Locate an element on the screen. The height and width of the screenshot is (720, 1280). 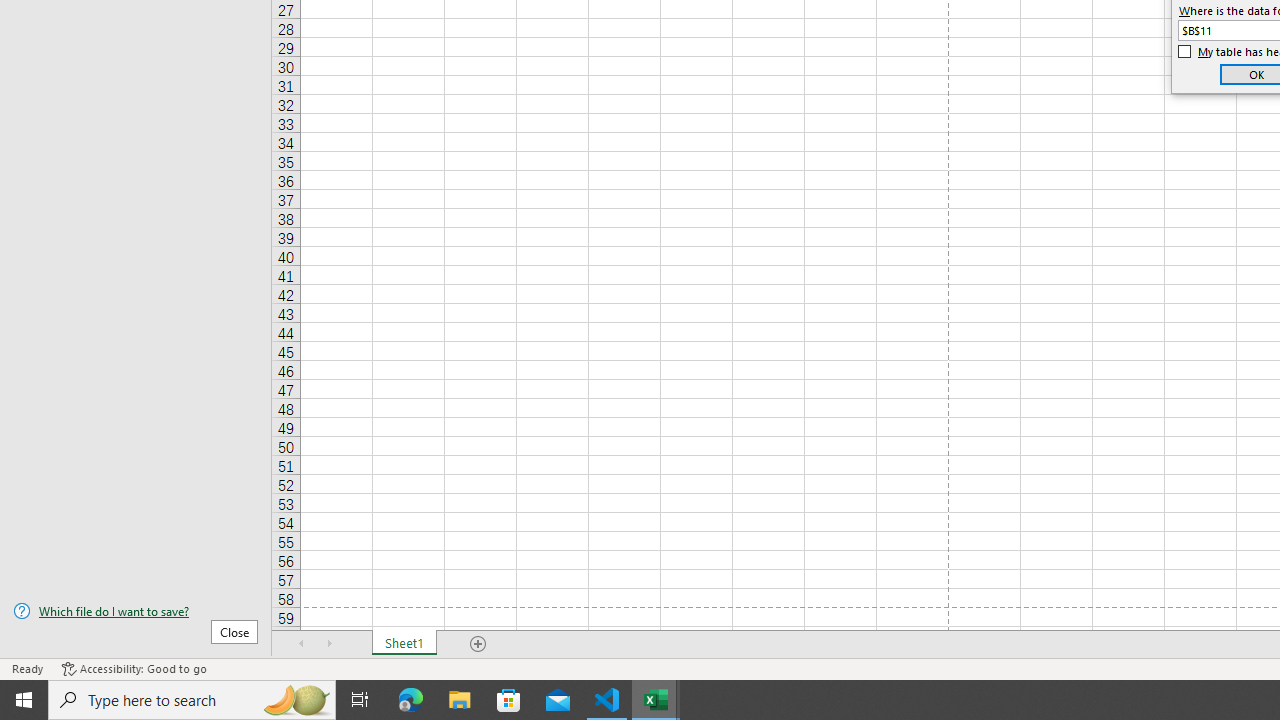
'Scroll Right' is located at coordinates (330, 644).